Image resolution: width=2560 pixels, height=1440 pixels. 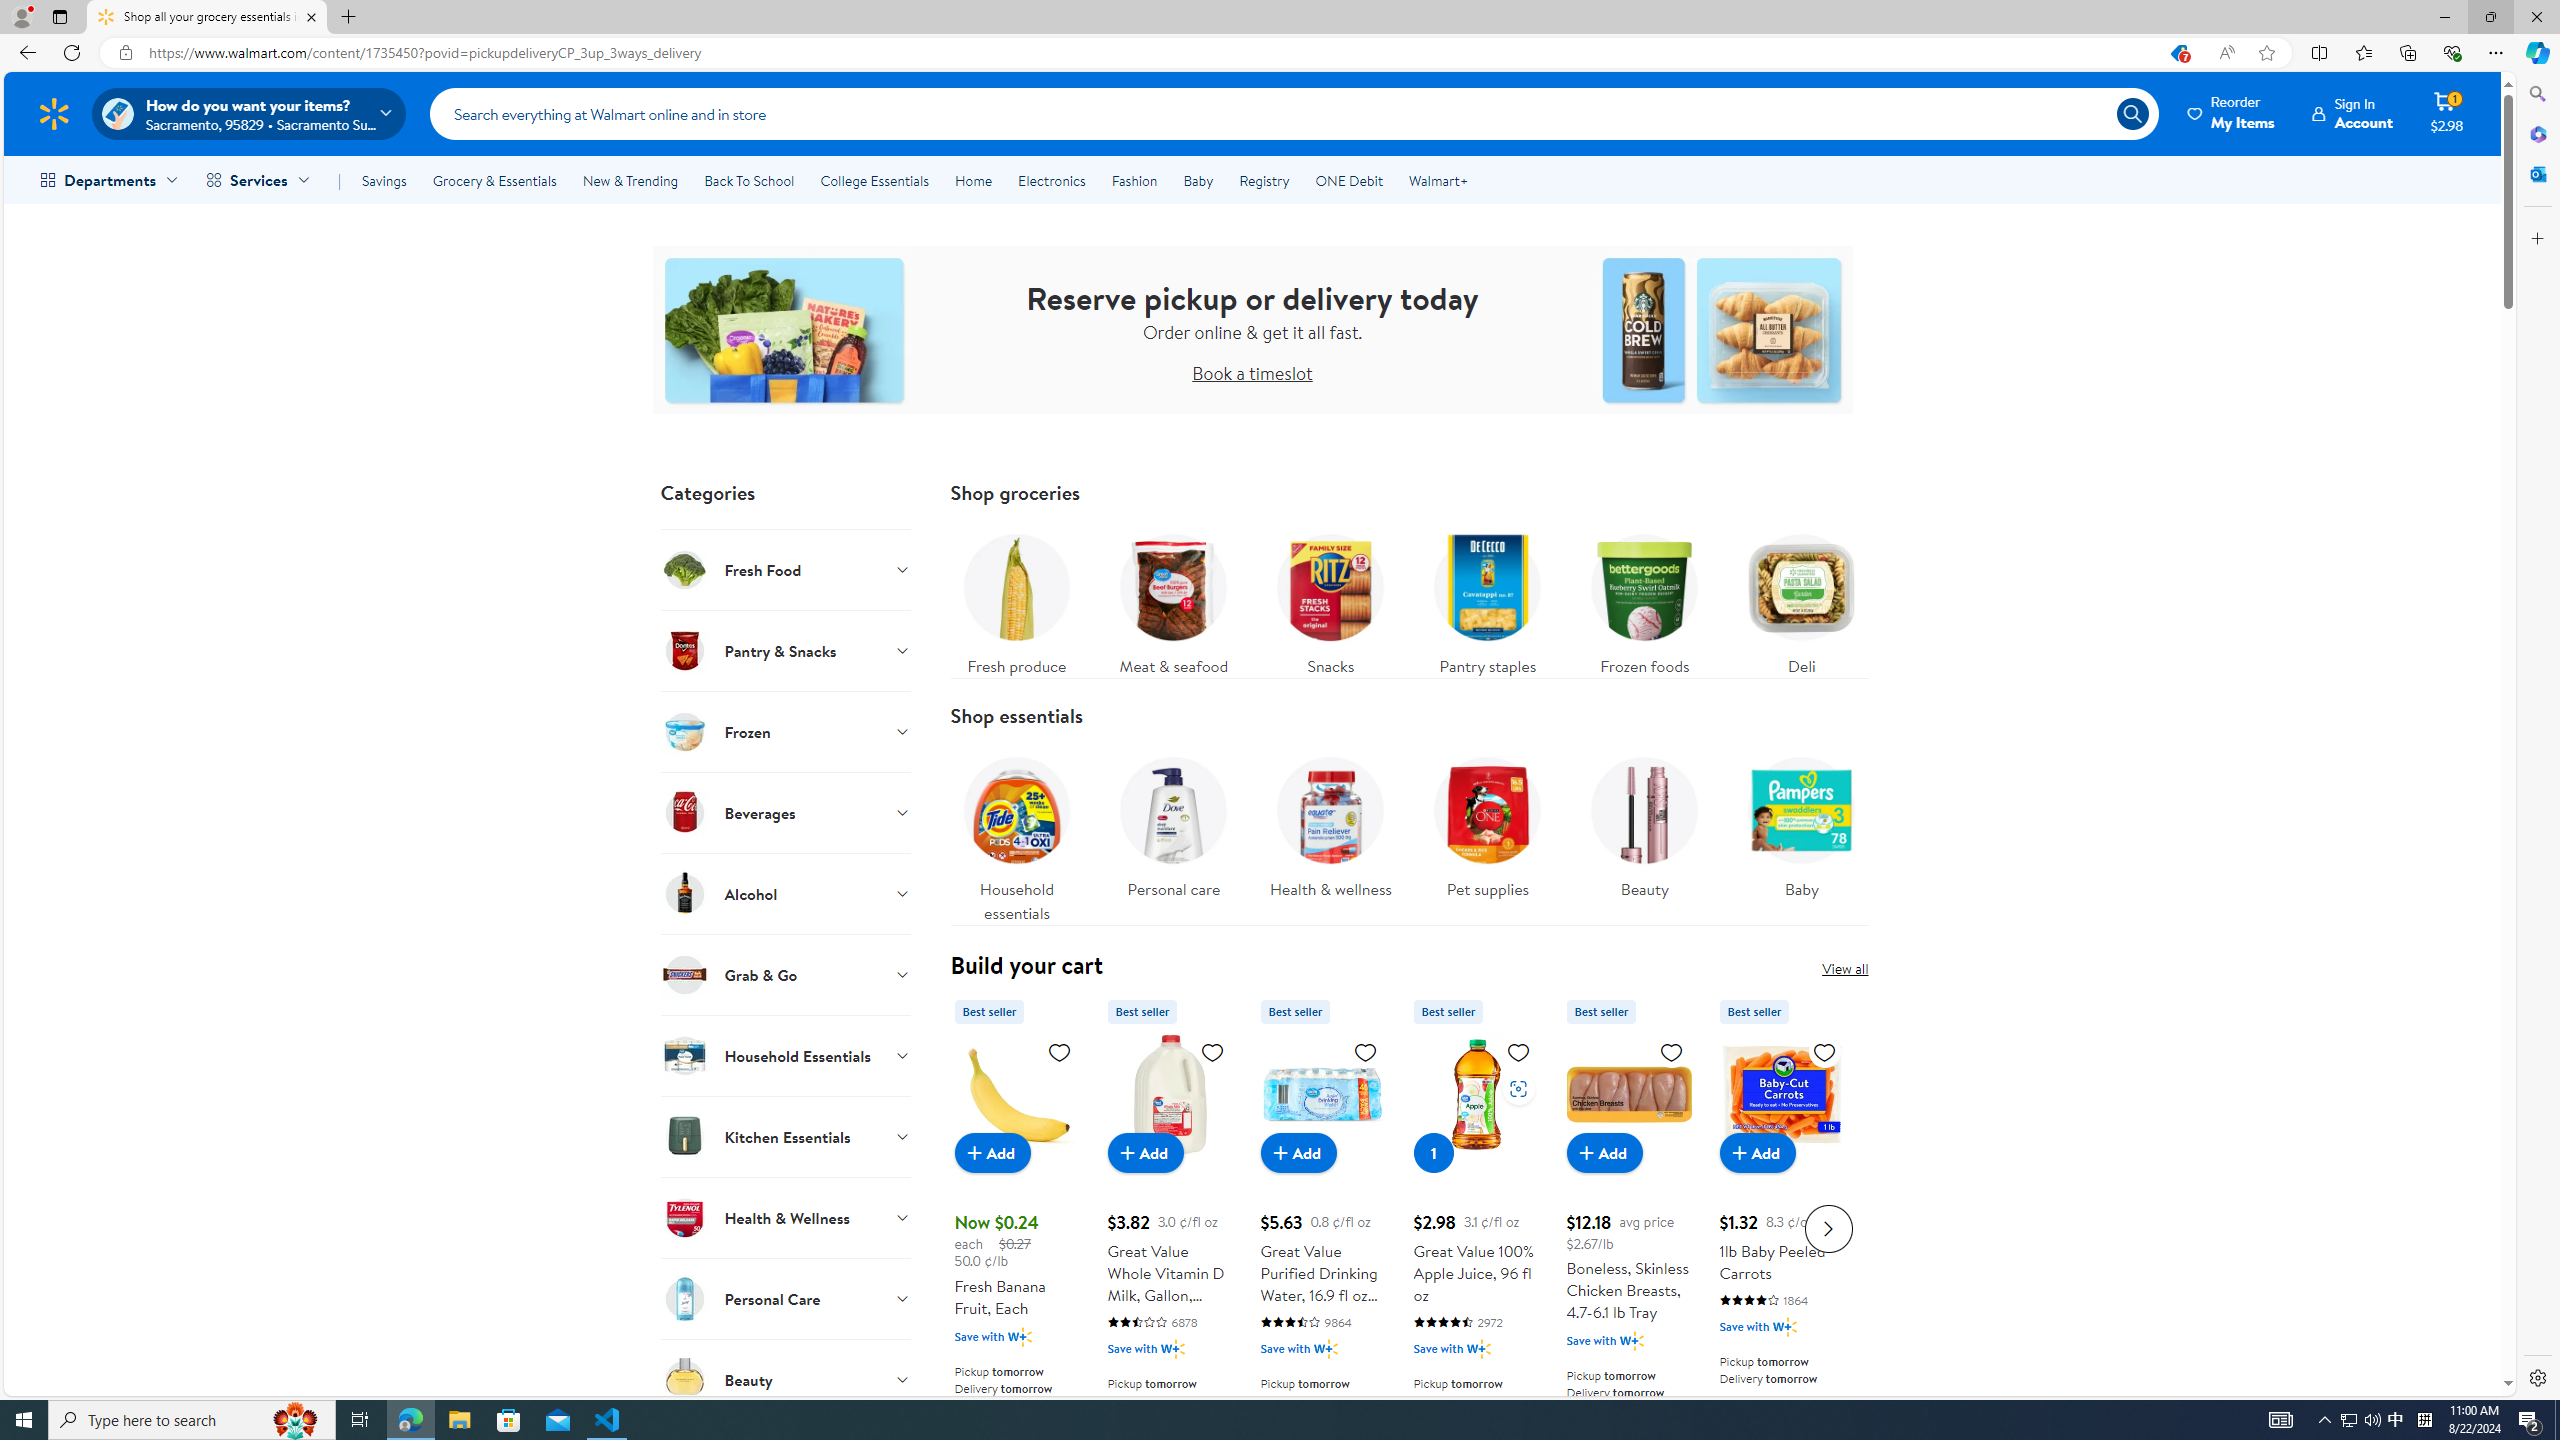 What do you see at coordinates (52, 112) in the screenshot?
I see `'Walmart Homepage'` at bounding box center [52, 112].